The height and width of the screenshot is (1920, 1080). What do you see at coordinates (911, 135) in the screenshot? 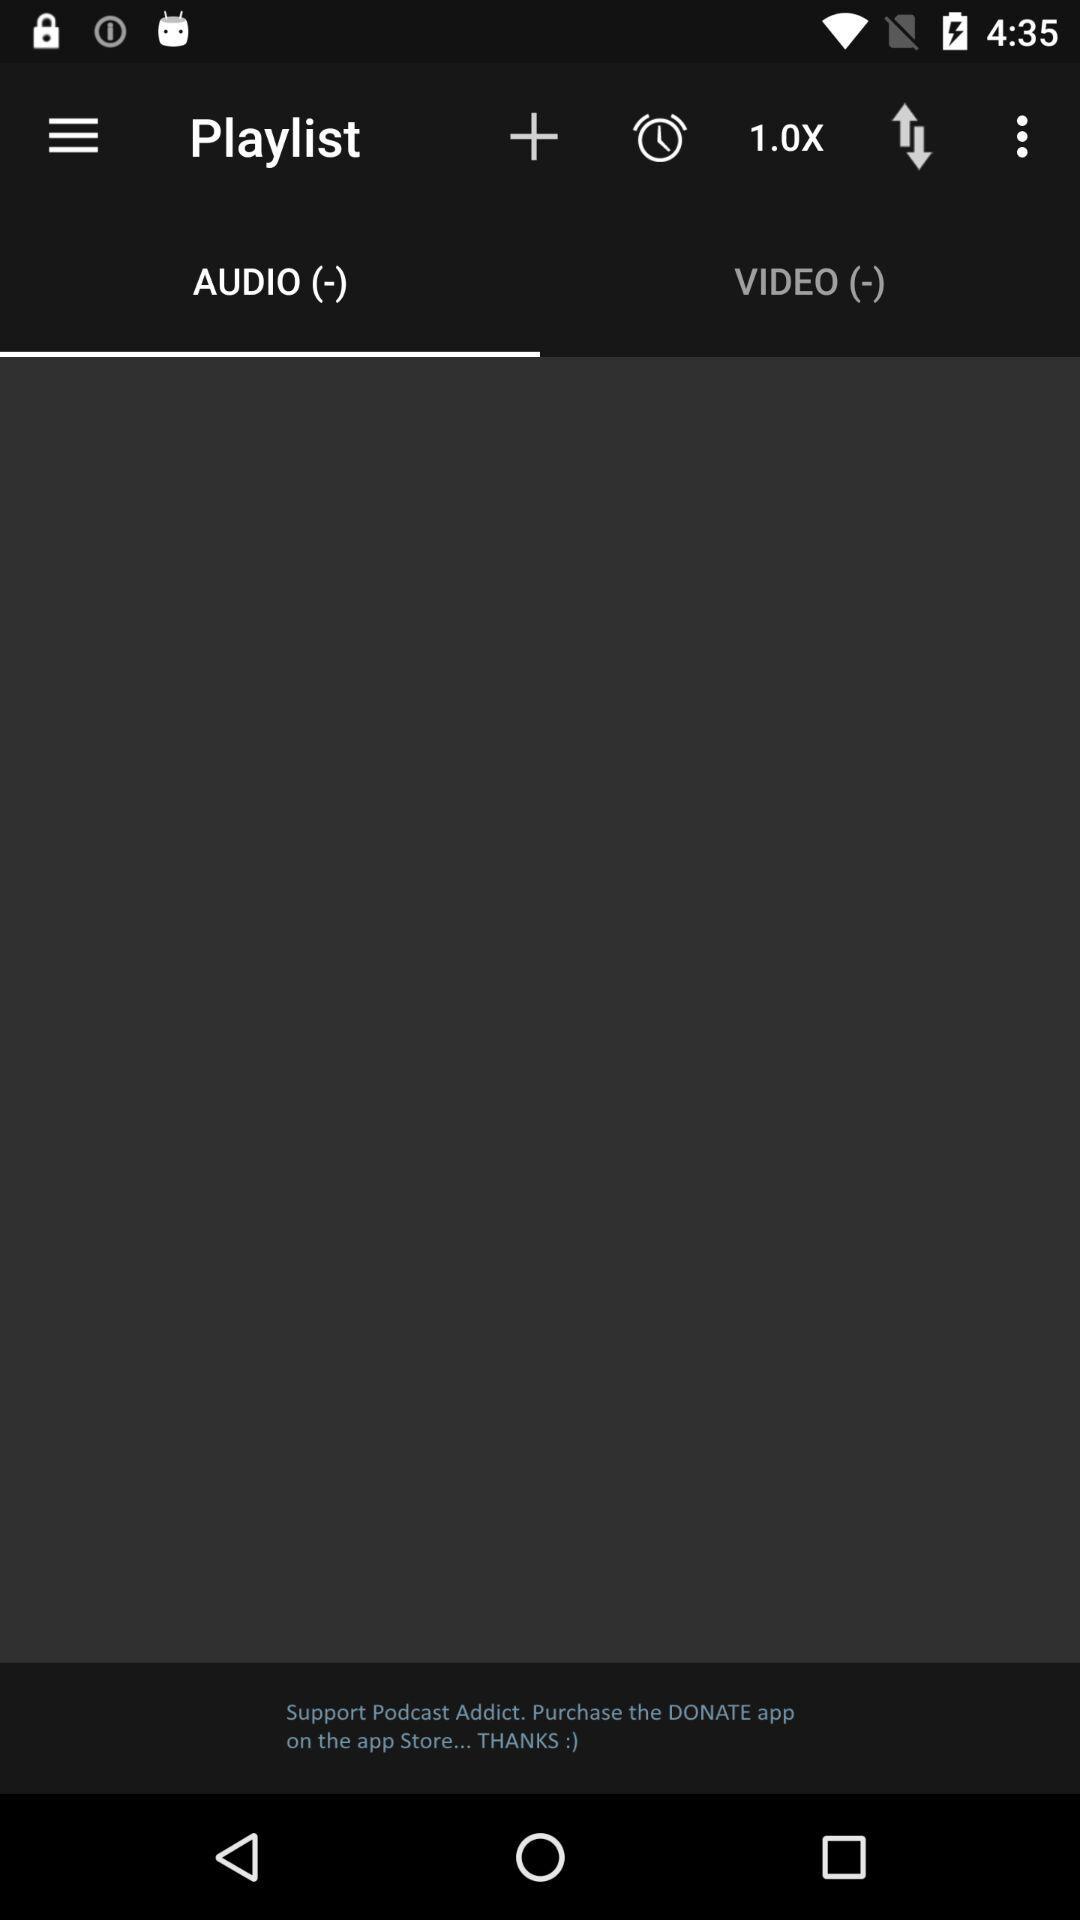
I see `the item next to the 1.0x item` at bounding box center [911, 135].